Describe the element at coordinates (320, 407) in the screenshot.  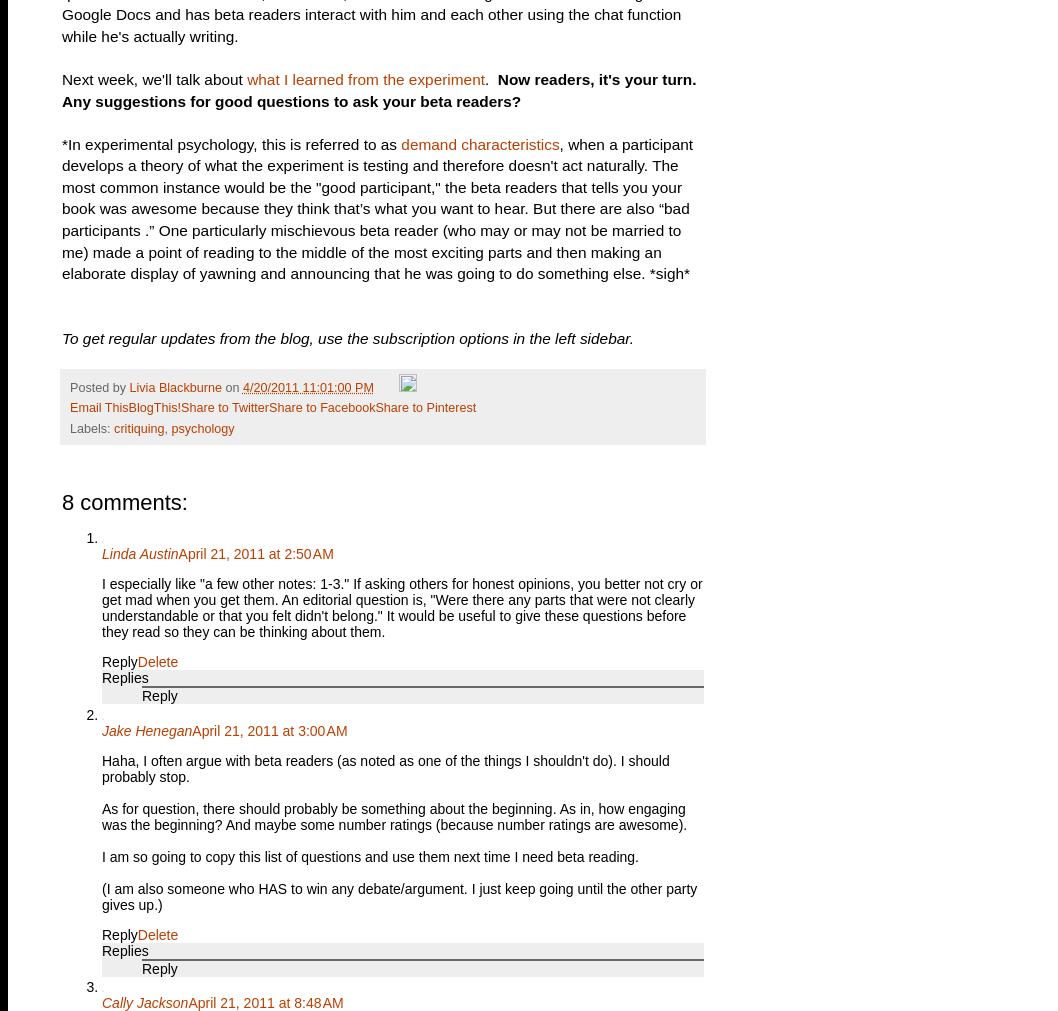
I see `'Share to Facebook'` at that location.